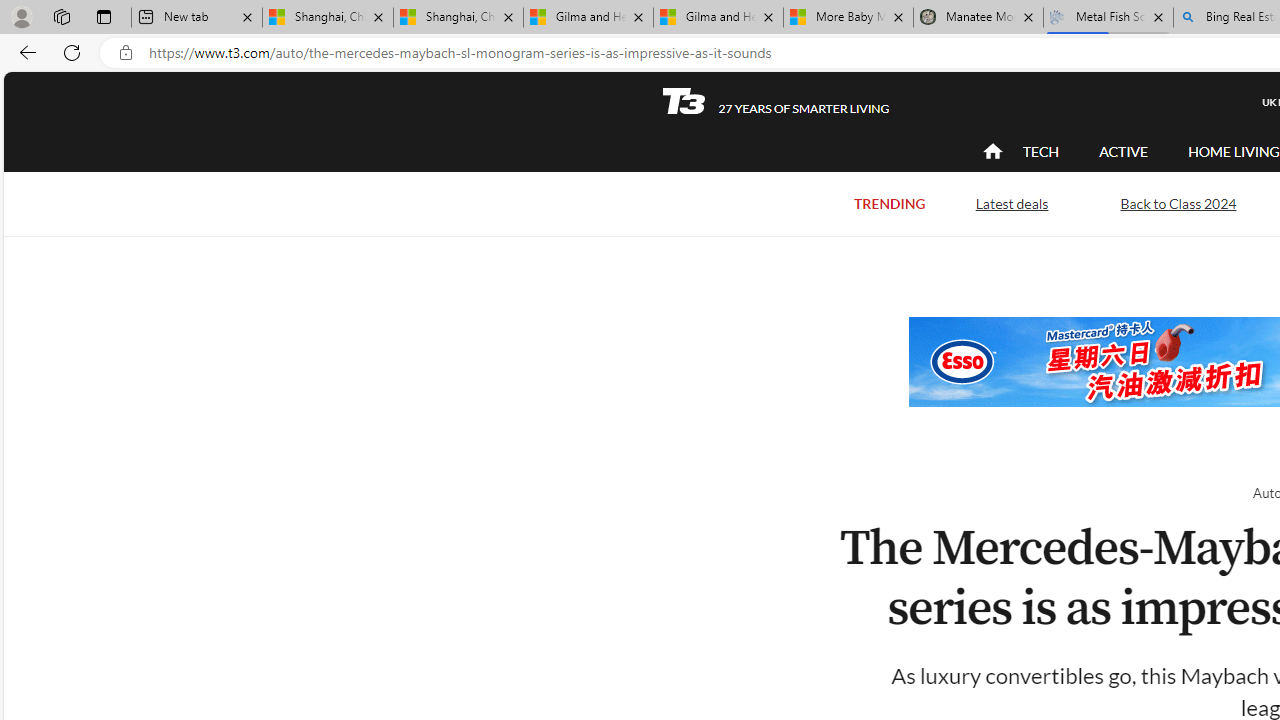  What do you see at coordinates (990, 150) in the screenshot?
I see `'Class: navigation__item'` at bounding box center [990, 150].